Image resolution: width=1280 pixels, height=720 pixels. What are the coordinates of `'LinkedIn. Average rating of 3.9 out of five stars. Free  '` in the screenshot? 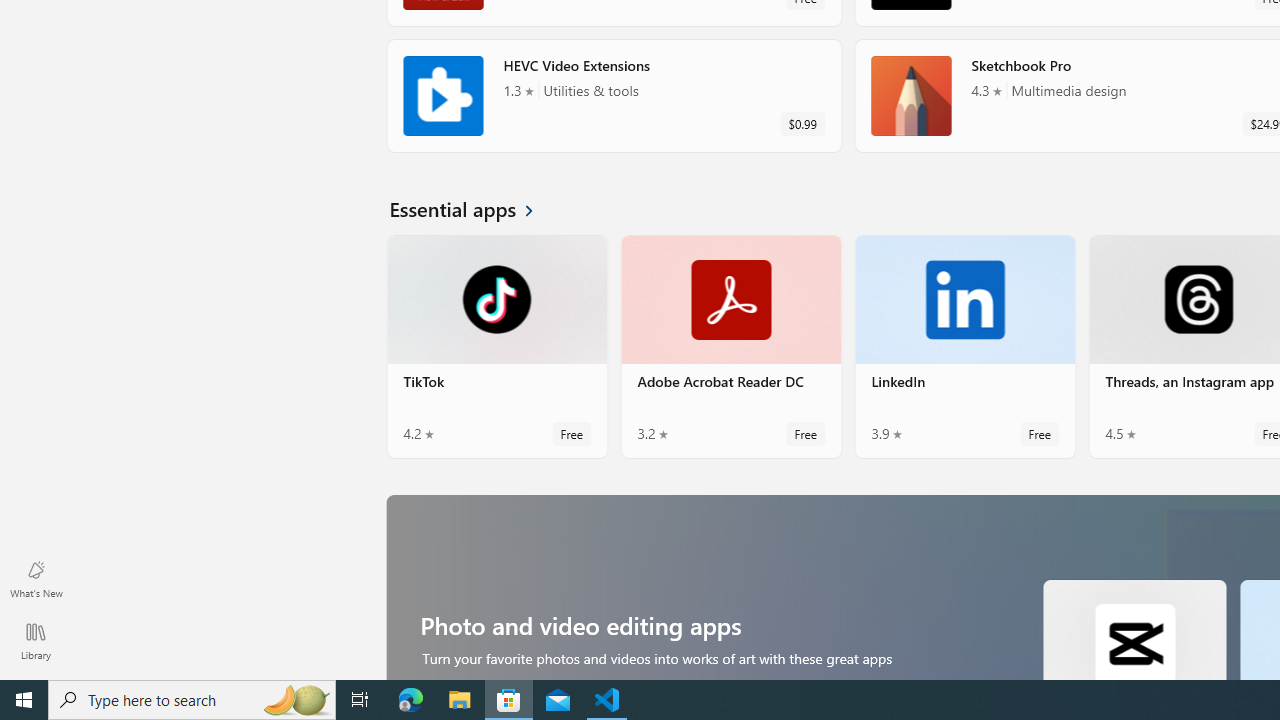 It's located at (965, 346).